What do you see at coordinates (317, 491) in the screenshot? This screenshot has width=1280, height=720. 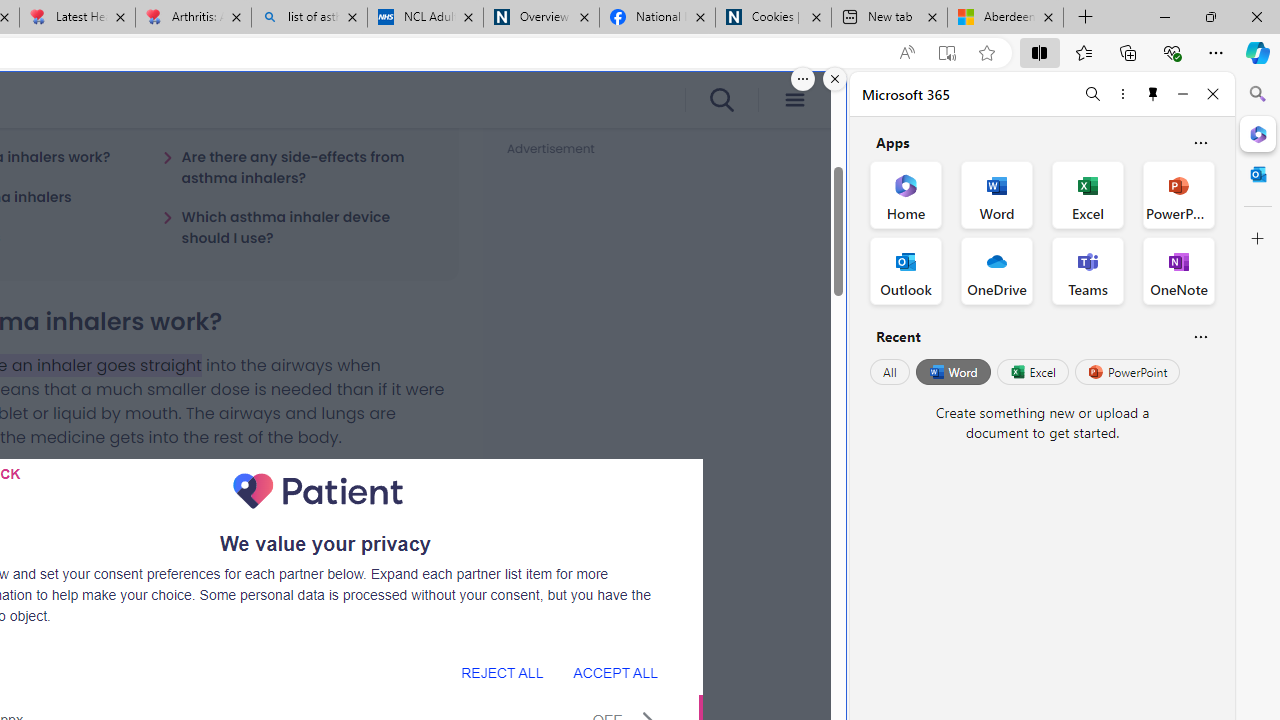 I see `'Publisher Logo'` at bounding box center [317, 491].